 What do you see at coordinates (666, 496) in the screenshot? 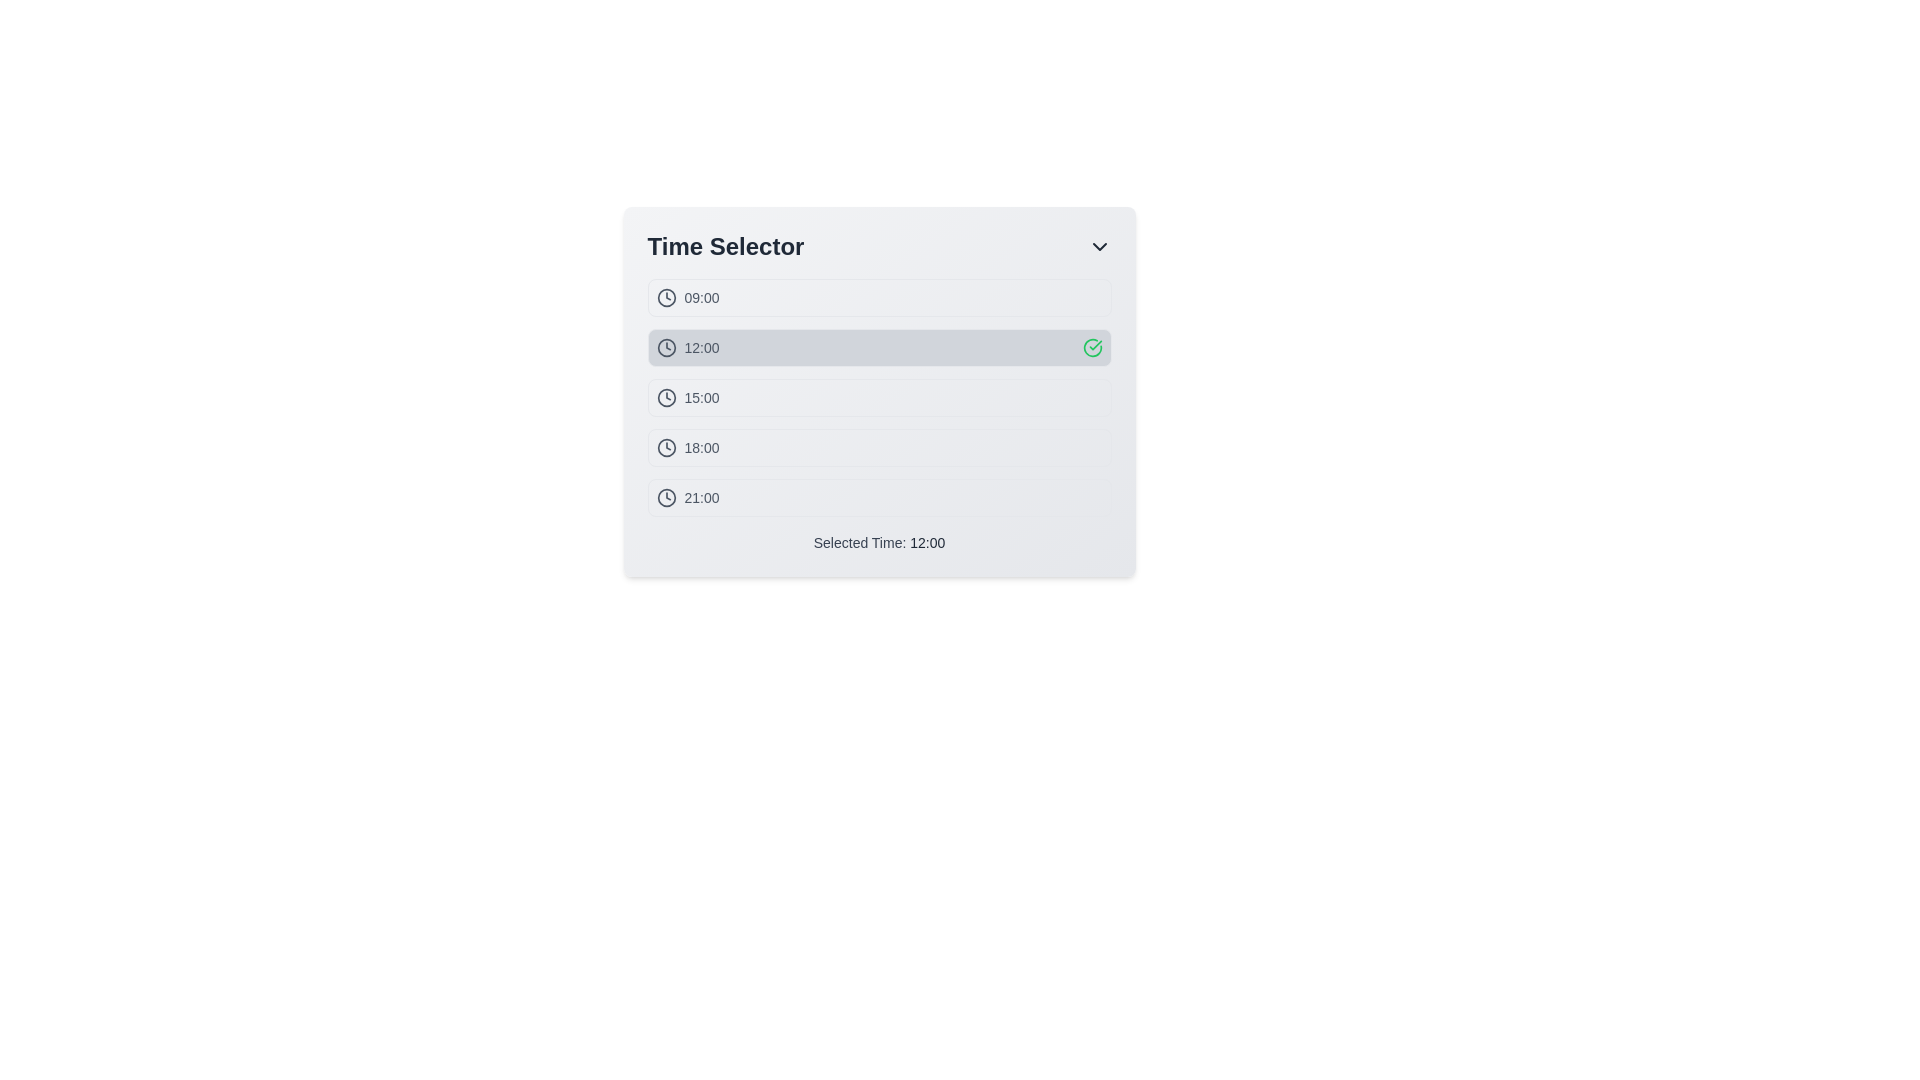
I see `the clock icon that visually indicates the time-related entry for '21:00', positioned to the left of the time text in the list` at bounding box center [666, 496].